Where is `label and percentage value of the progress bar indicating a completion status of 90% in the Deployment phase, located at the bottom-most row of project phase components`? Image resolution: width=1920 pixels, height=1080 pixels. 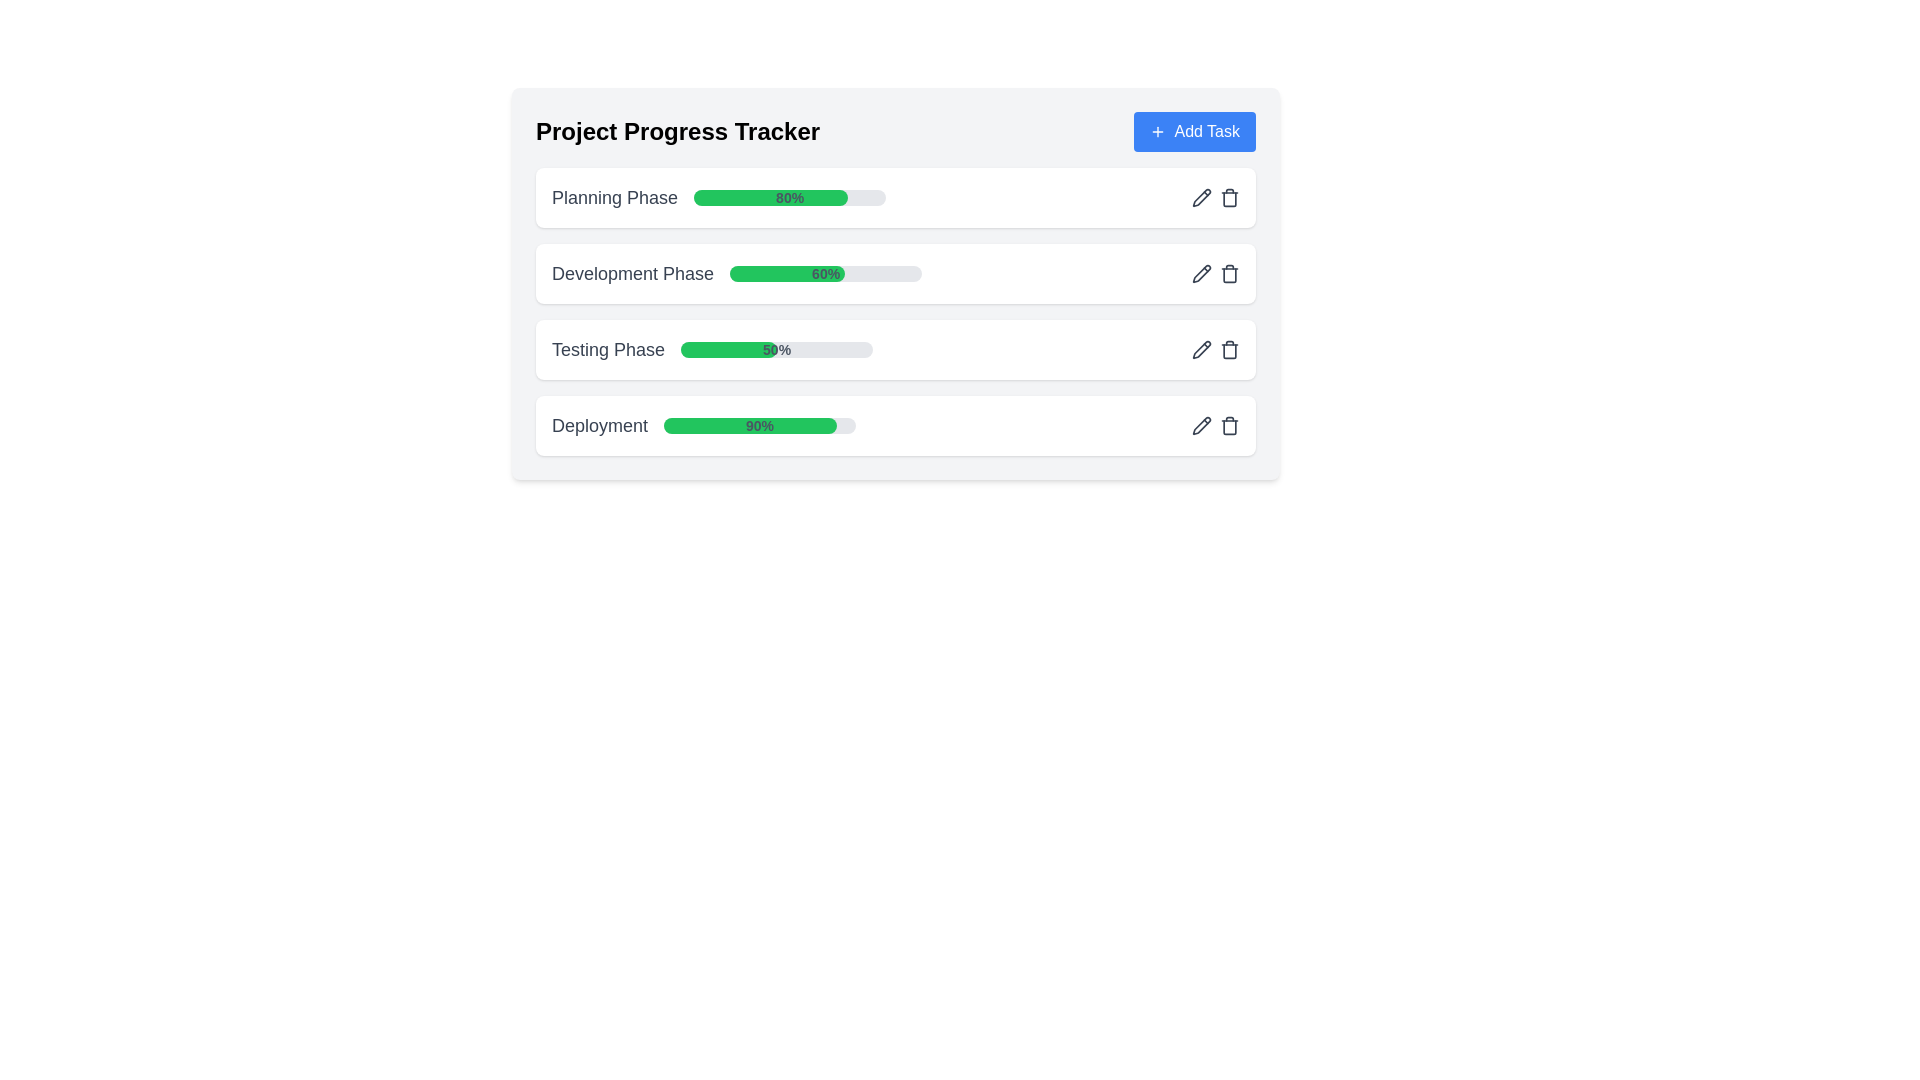
label and percentage value of the progress bar indicating a completion status of 90% in the Deployment phase, located at the bottom-most row of project phase components is located at coordinates (704, 424).